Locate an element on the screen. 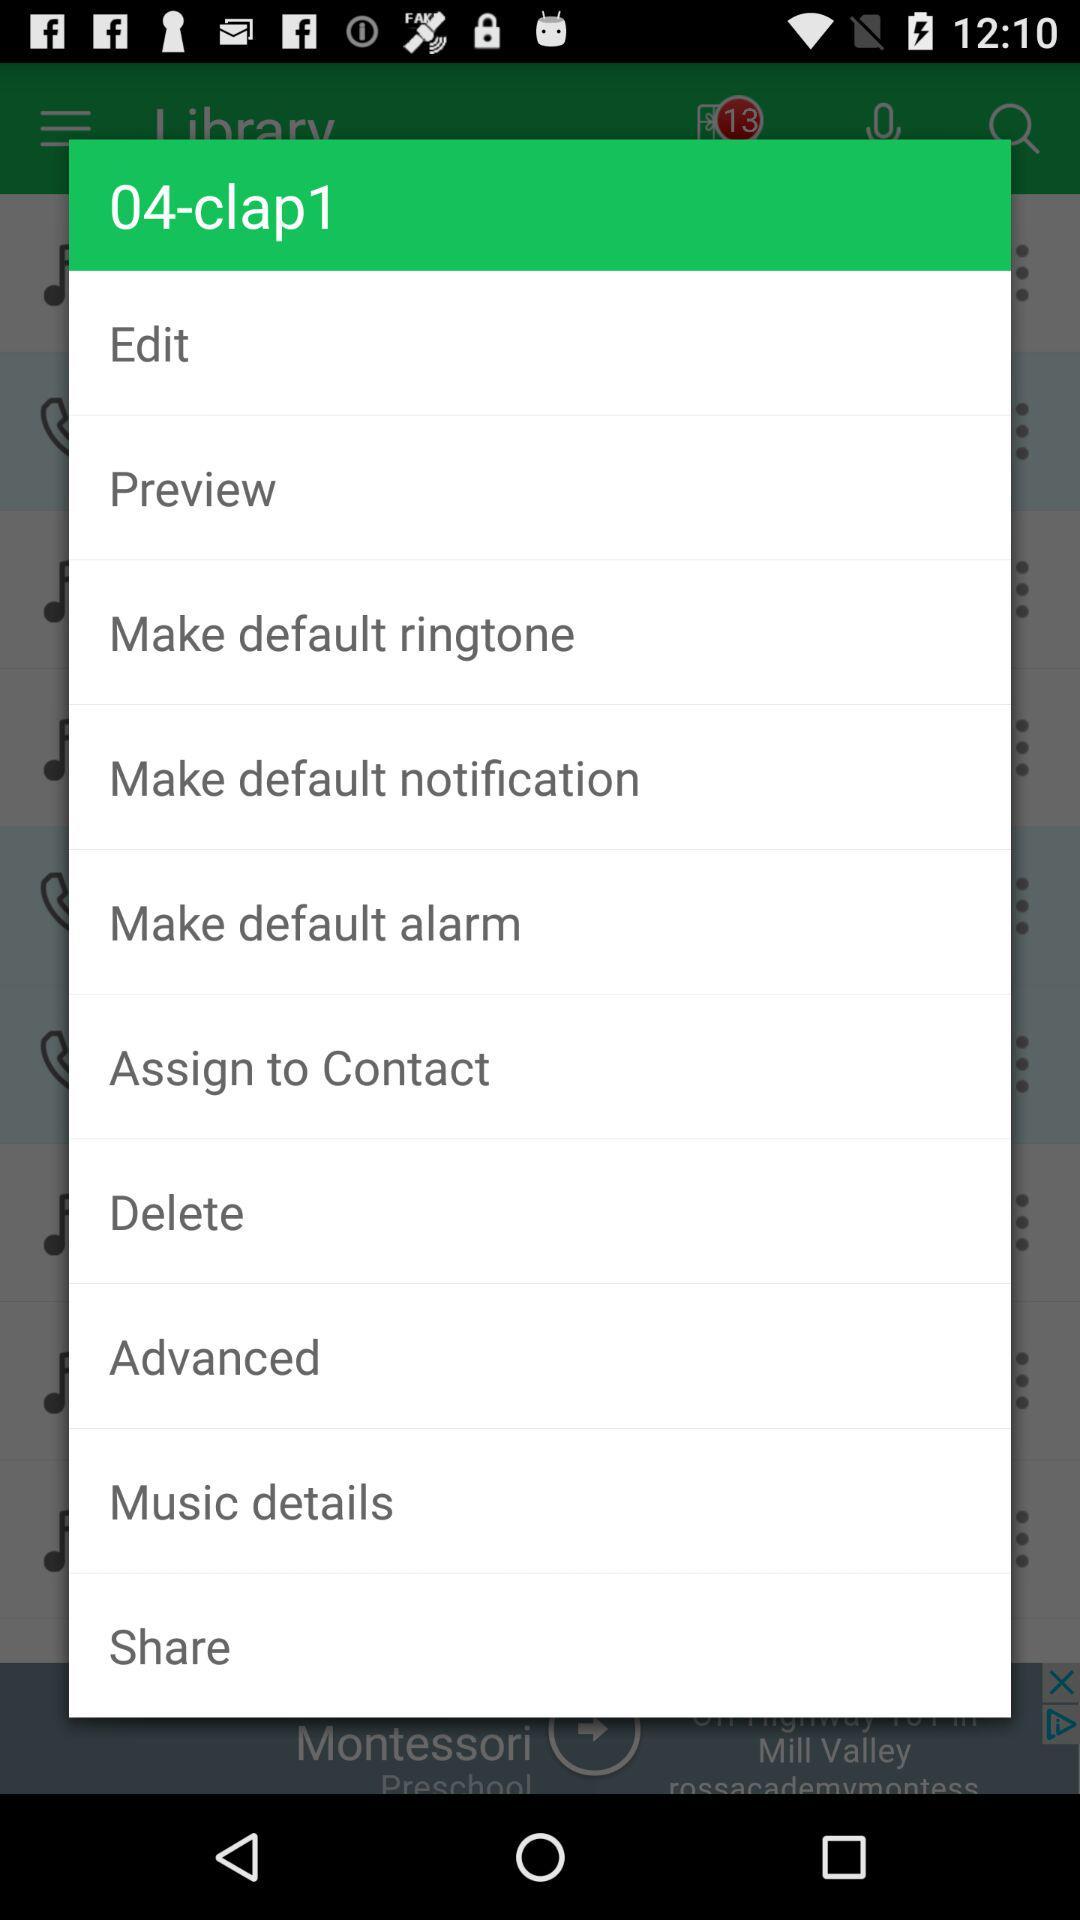 This screenshot has width=1080, height=1920. assign to contact app is located at coordinates (540, 1065).